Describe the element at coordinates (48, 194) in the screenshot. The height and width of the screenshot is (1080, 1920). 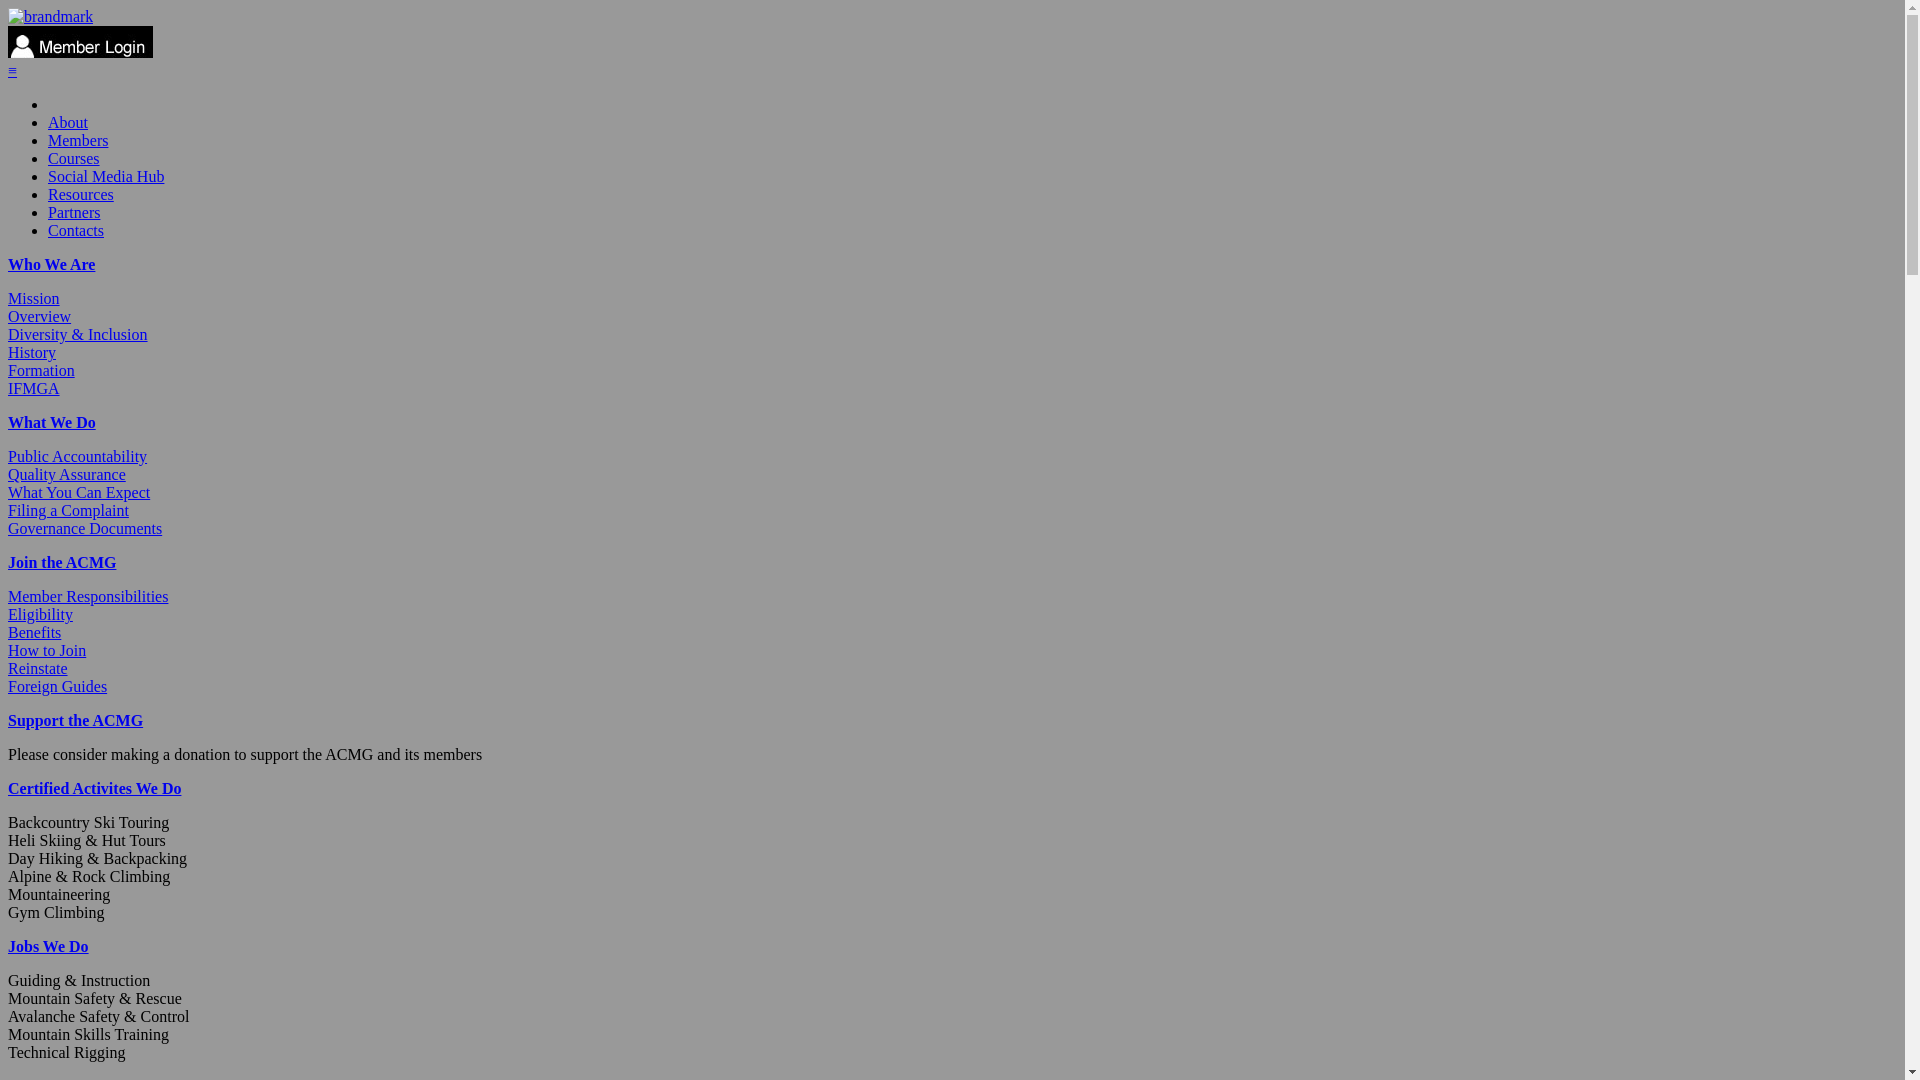
I see `'Resources'` at that location.